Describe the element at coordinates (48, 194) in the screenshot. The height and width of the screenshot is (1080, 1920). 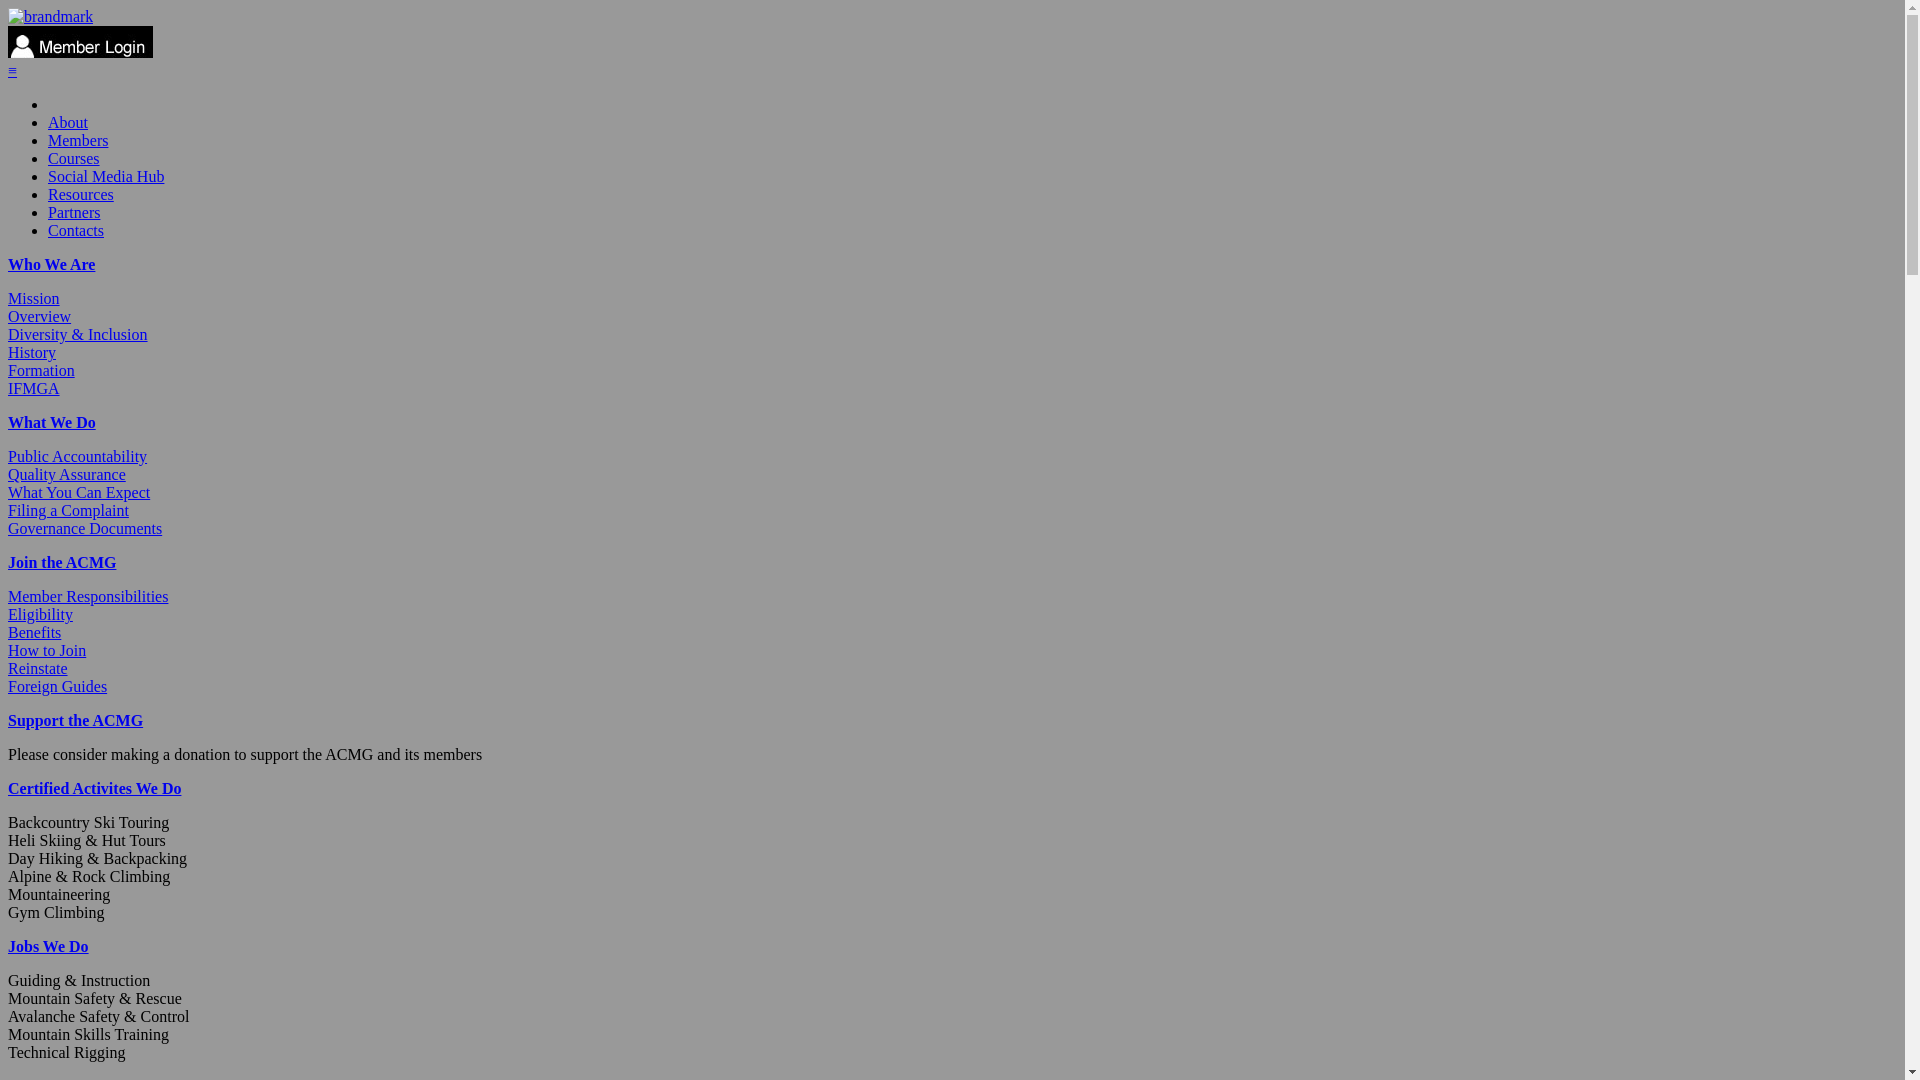
I see `'Resources'` at that location.